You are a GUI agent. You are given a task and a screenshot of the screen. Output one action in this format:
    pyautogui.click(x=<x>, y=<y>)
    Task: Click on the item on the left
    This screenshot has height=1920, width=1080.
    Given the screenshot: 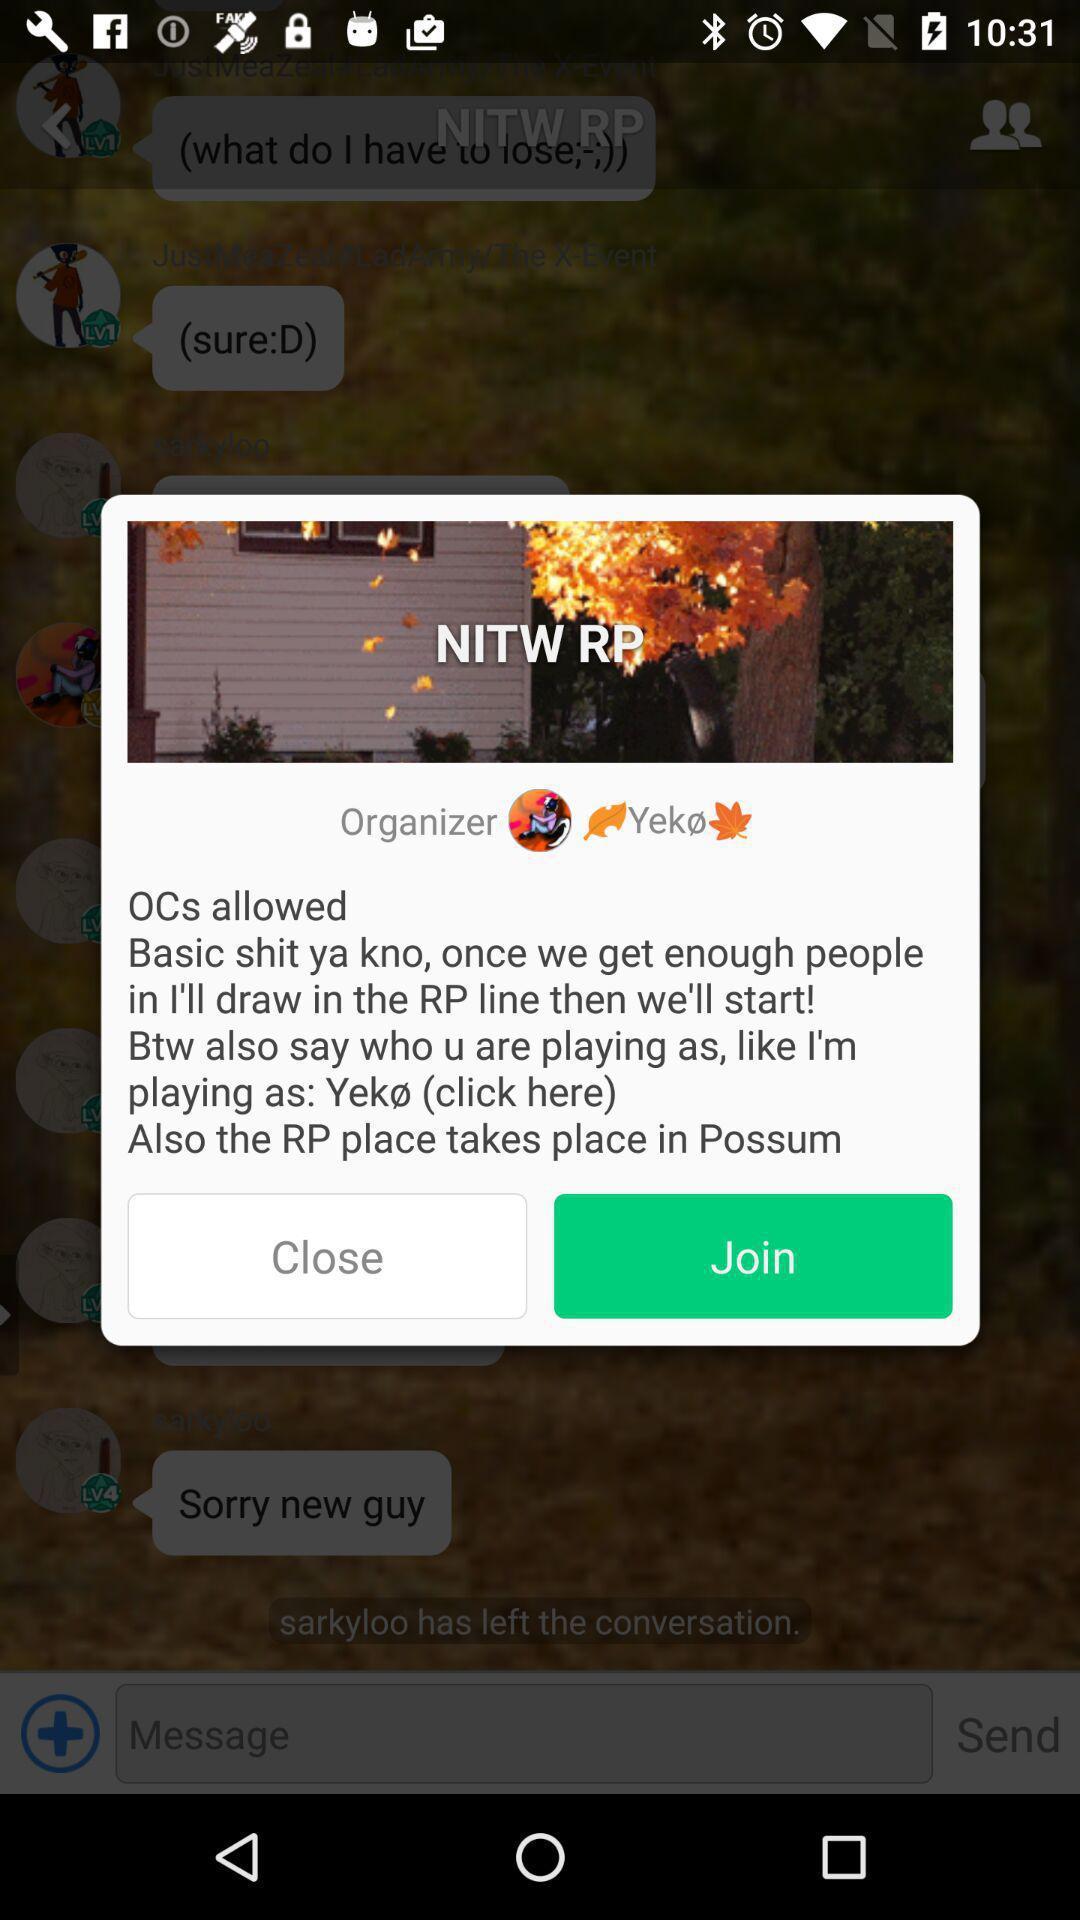 What is the action you would take?
    pyautogui.click(x=326, y=1255)
    